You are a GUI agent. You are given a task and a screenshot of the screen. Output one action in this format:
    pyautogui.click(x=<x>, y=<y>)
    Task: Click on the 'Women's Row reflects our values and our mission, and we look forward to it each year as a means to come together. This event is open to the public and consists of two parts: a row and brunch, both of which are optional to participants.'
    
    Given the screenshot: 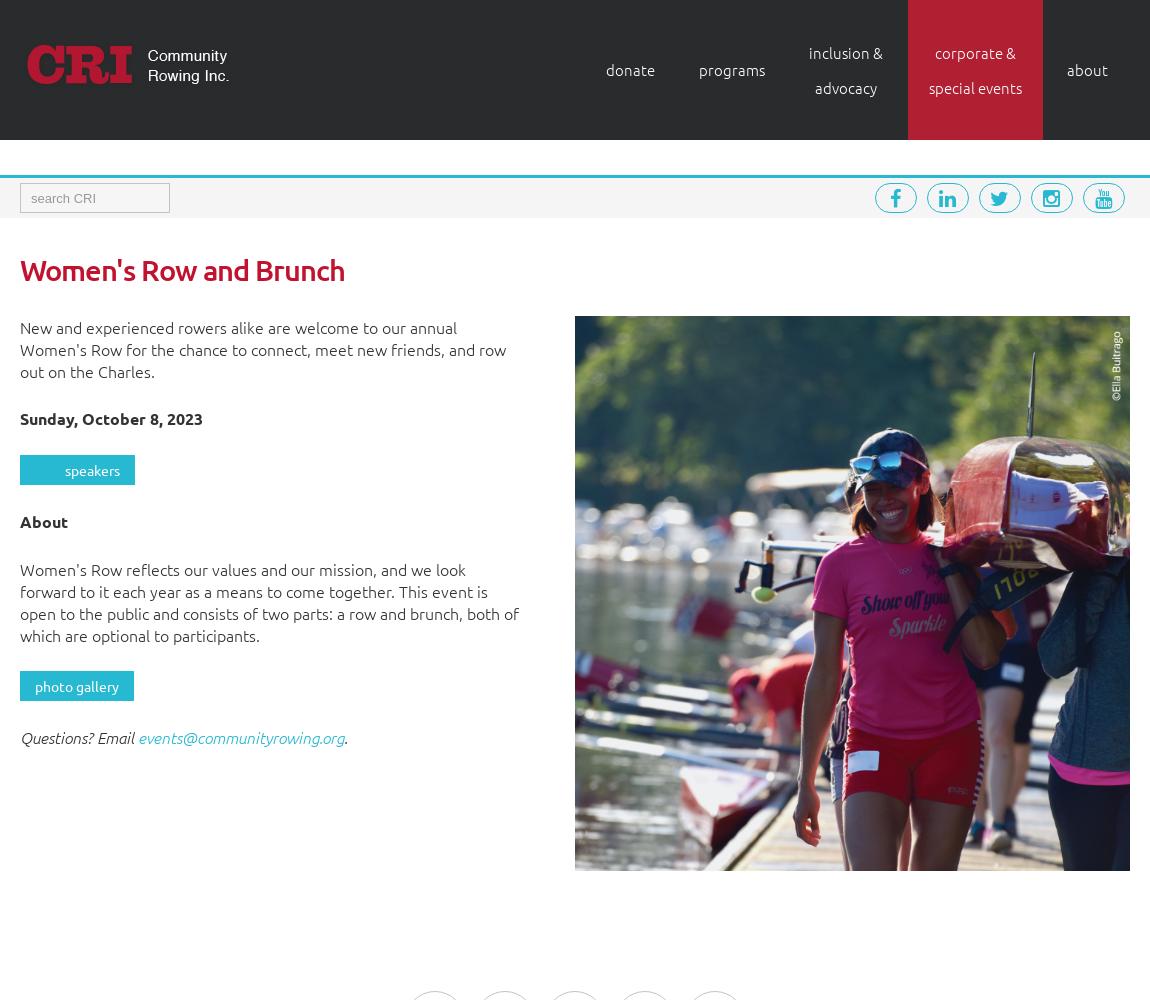 What is the action you would take?
    pyautogui.click(x=268, y=601)
    